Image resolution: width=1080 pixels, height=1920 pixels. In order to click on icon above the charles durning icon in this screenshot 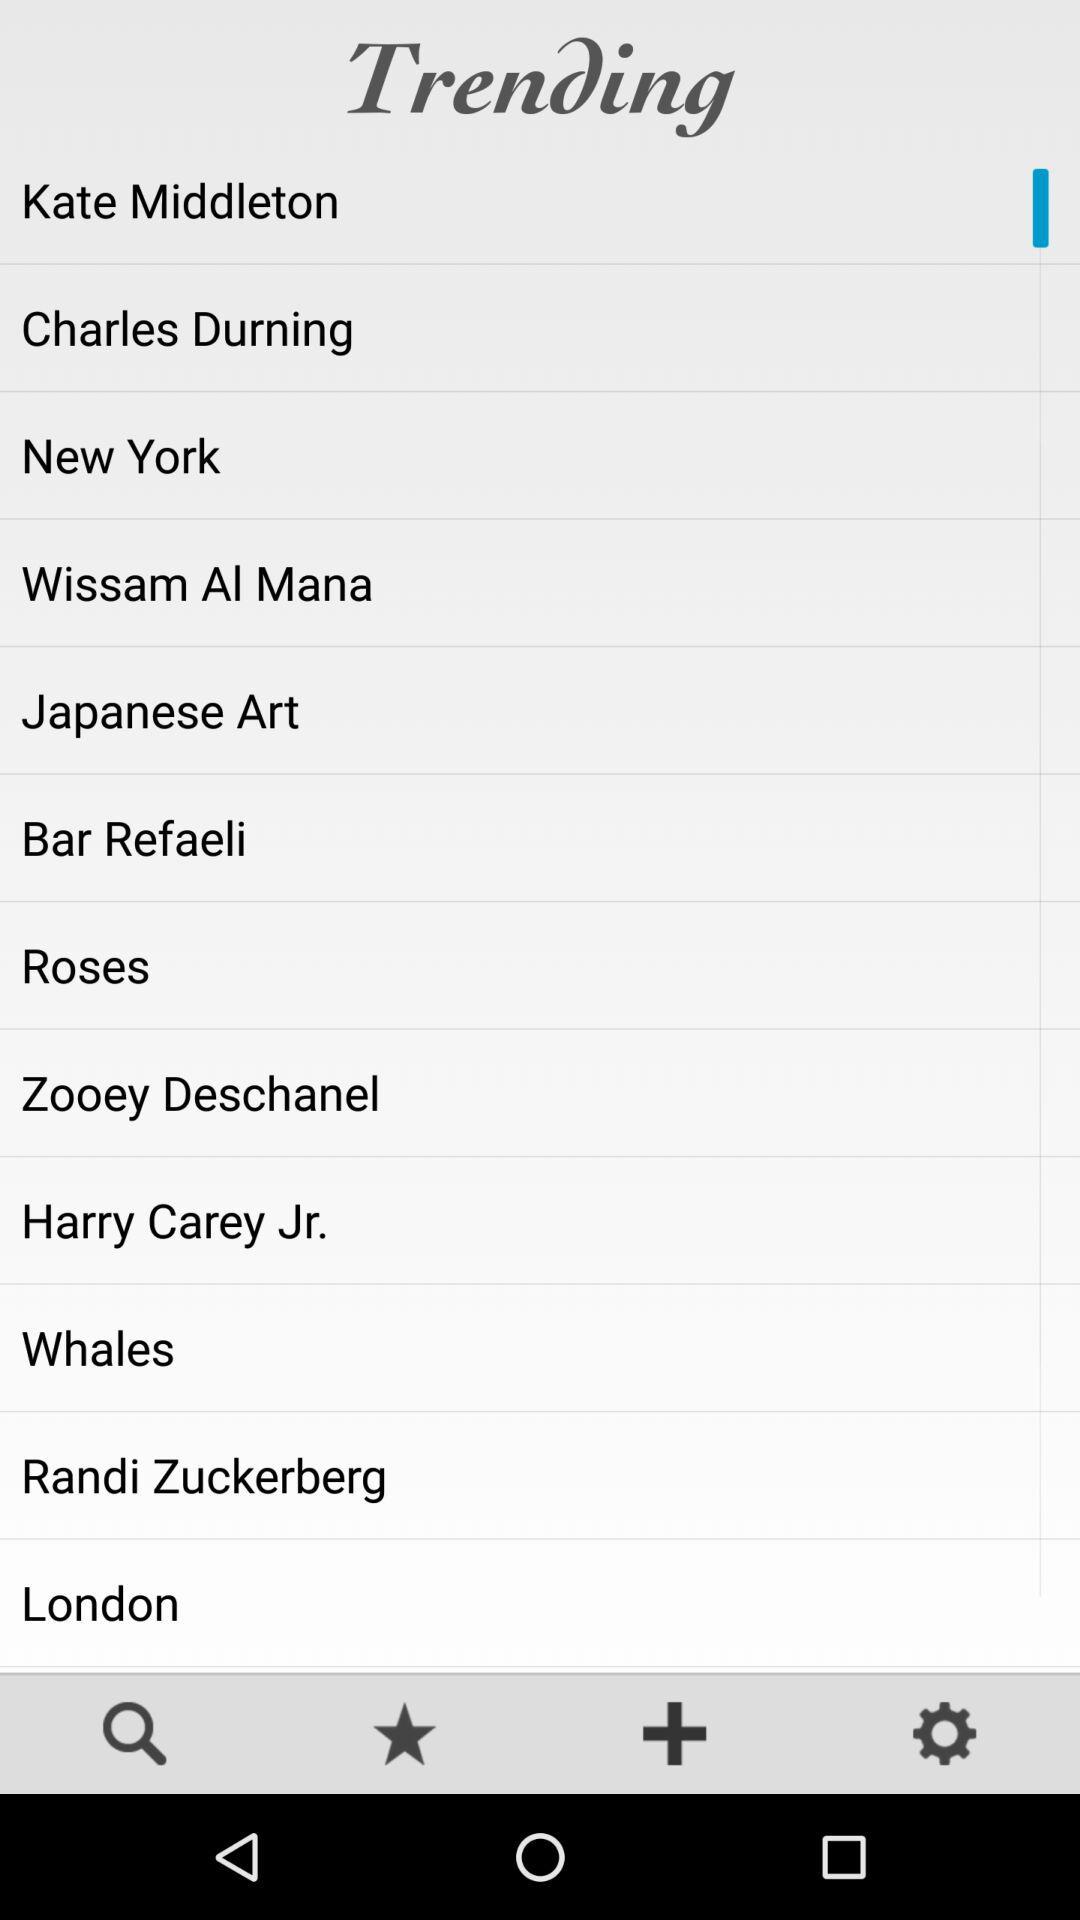, I will do `click(540, 200)`.